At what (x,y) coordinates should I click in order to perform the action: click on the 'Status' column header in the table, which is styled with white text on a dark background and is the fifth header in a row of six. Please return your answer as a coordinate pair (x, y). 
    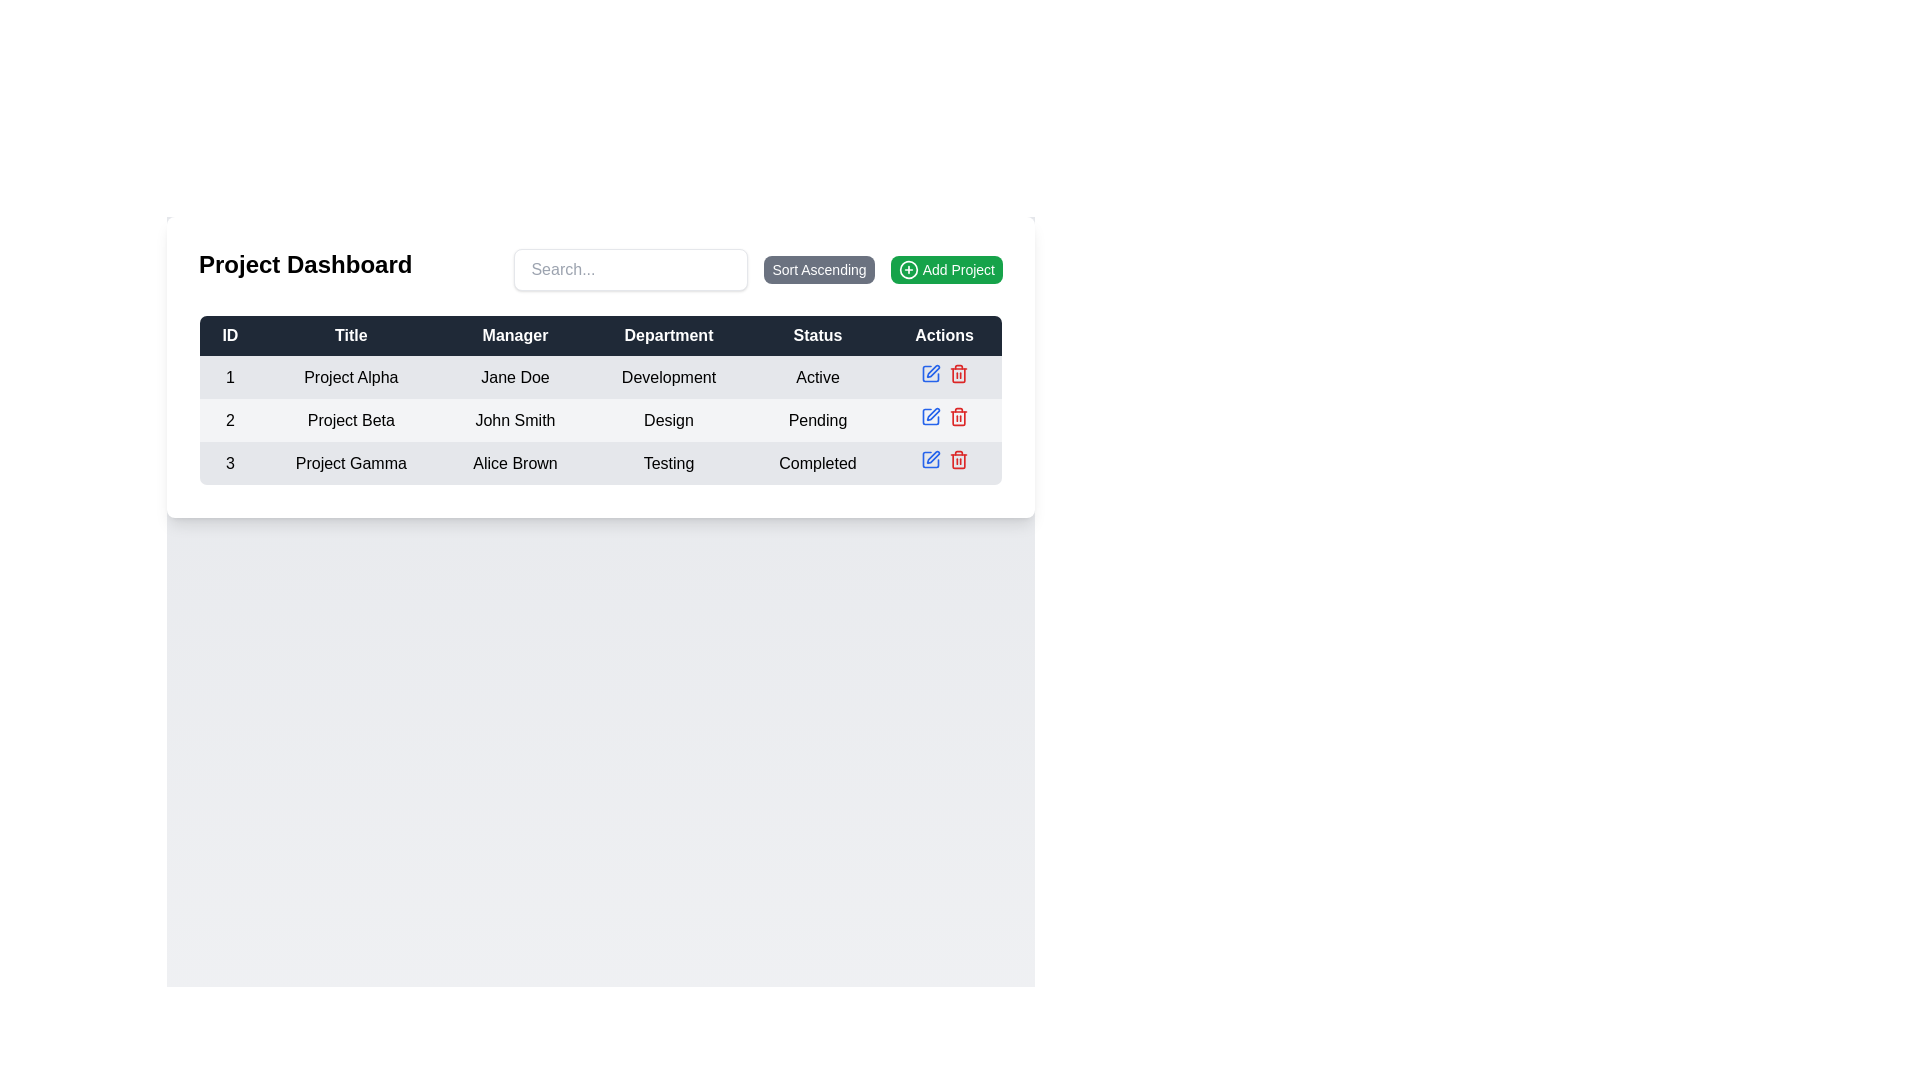
    Looking at the image, I should click on (817, 334).